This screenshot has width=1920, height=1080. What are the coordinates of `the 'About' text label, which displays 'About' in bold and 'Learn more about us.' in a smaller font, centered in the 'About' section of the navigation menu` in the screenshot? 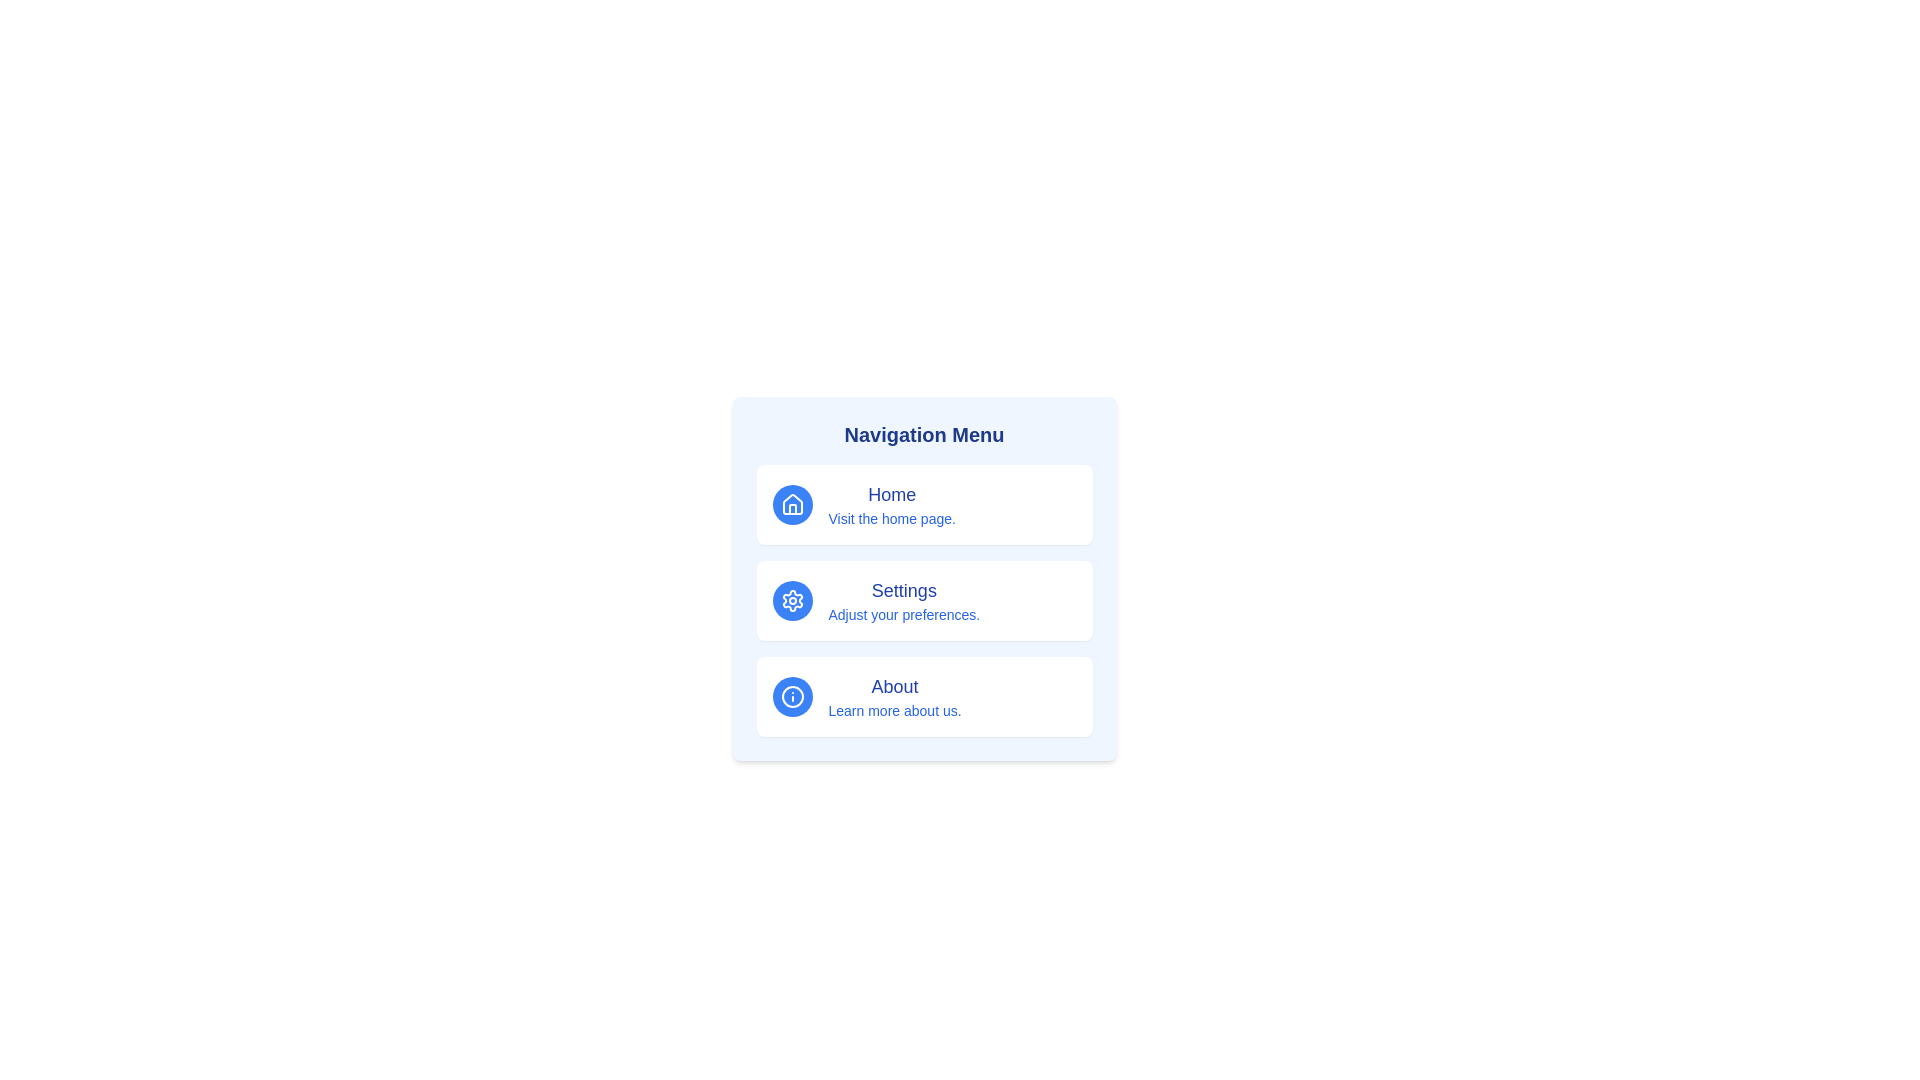 It's located at (894, 696).